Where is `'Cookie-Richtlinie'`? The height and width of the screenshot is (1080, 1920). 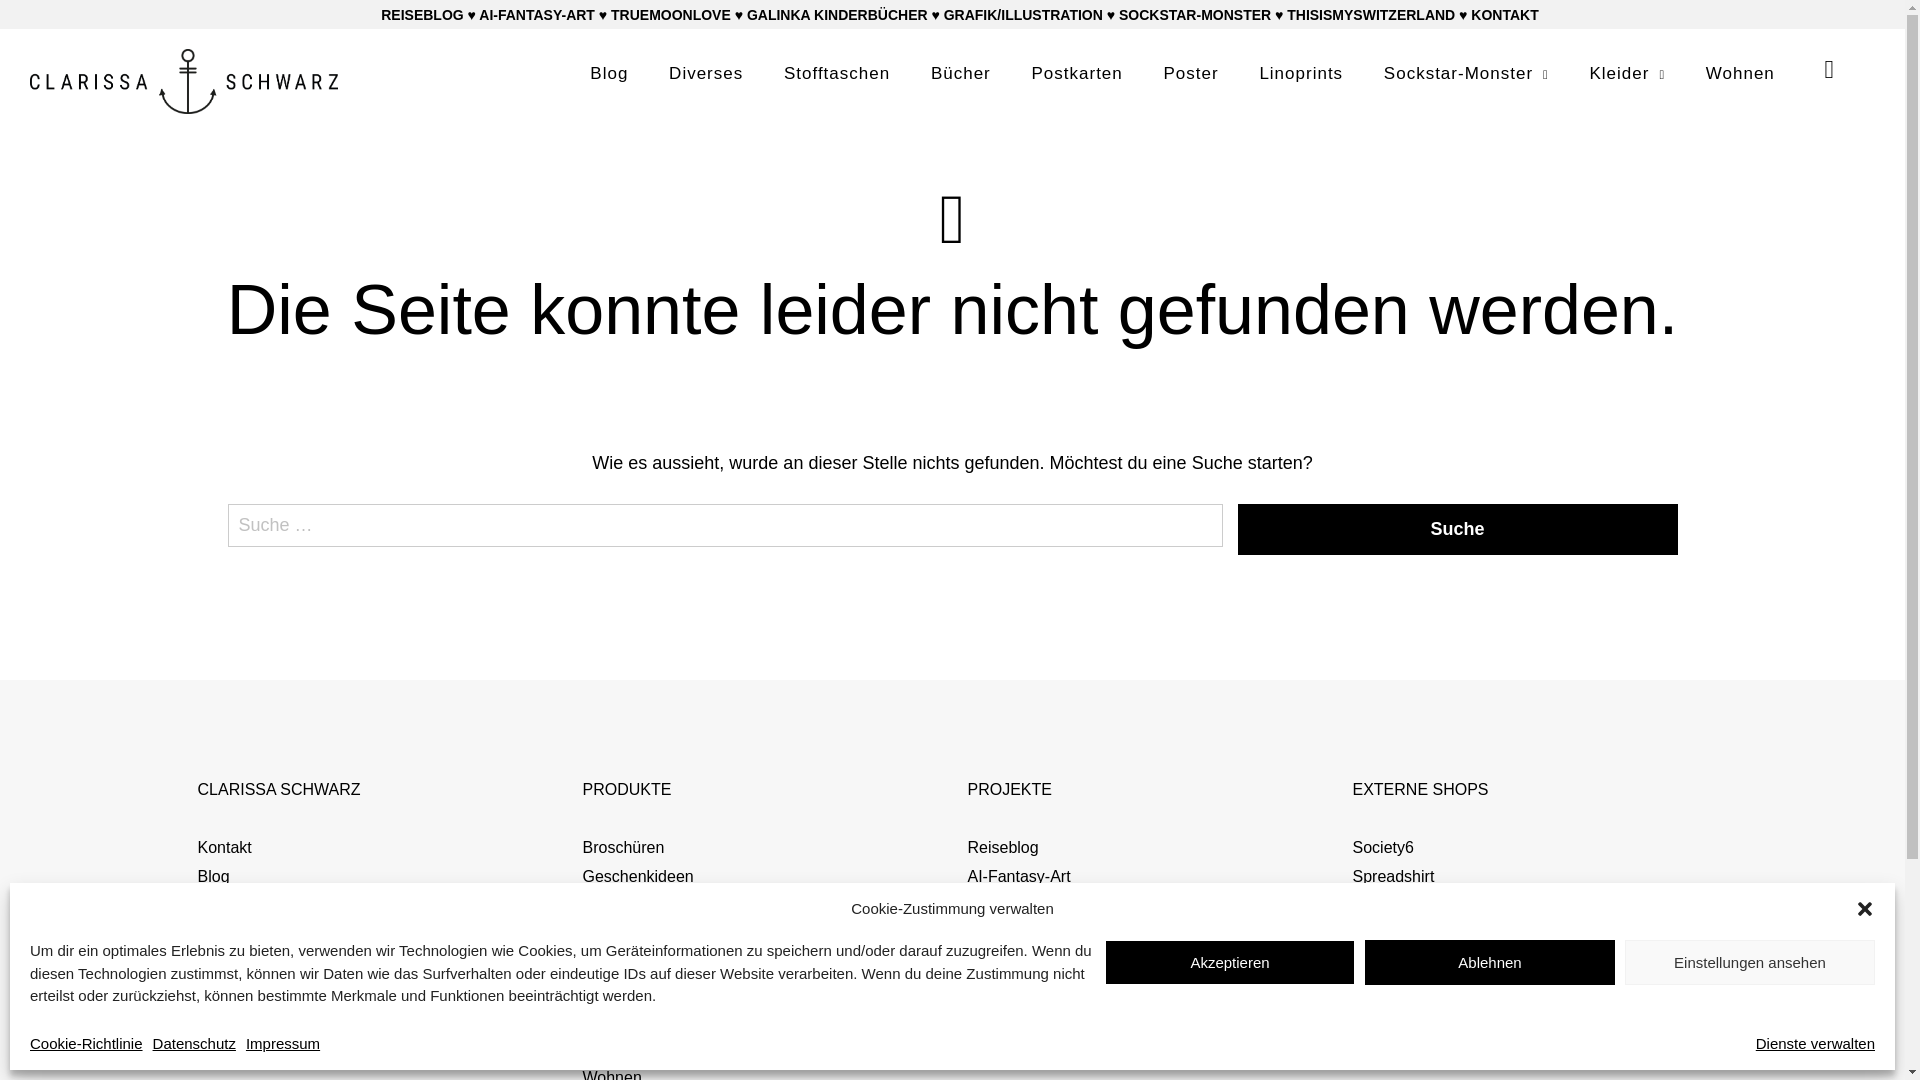
'Cookie-Richtlinie' is located at coordinates (29, 1042).